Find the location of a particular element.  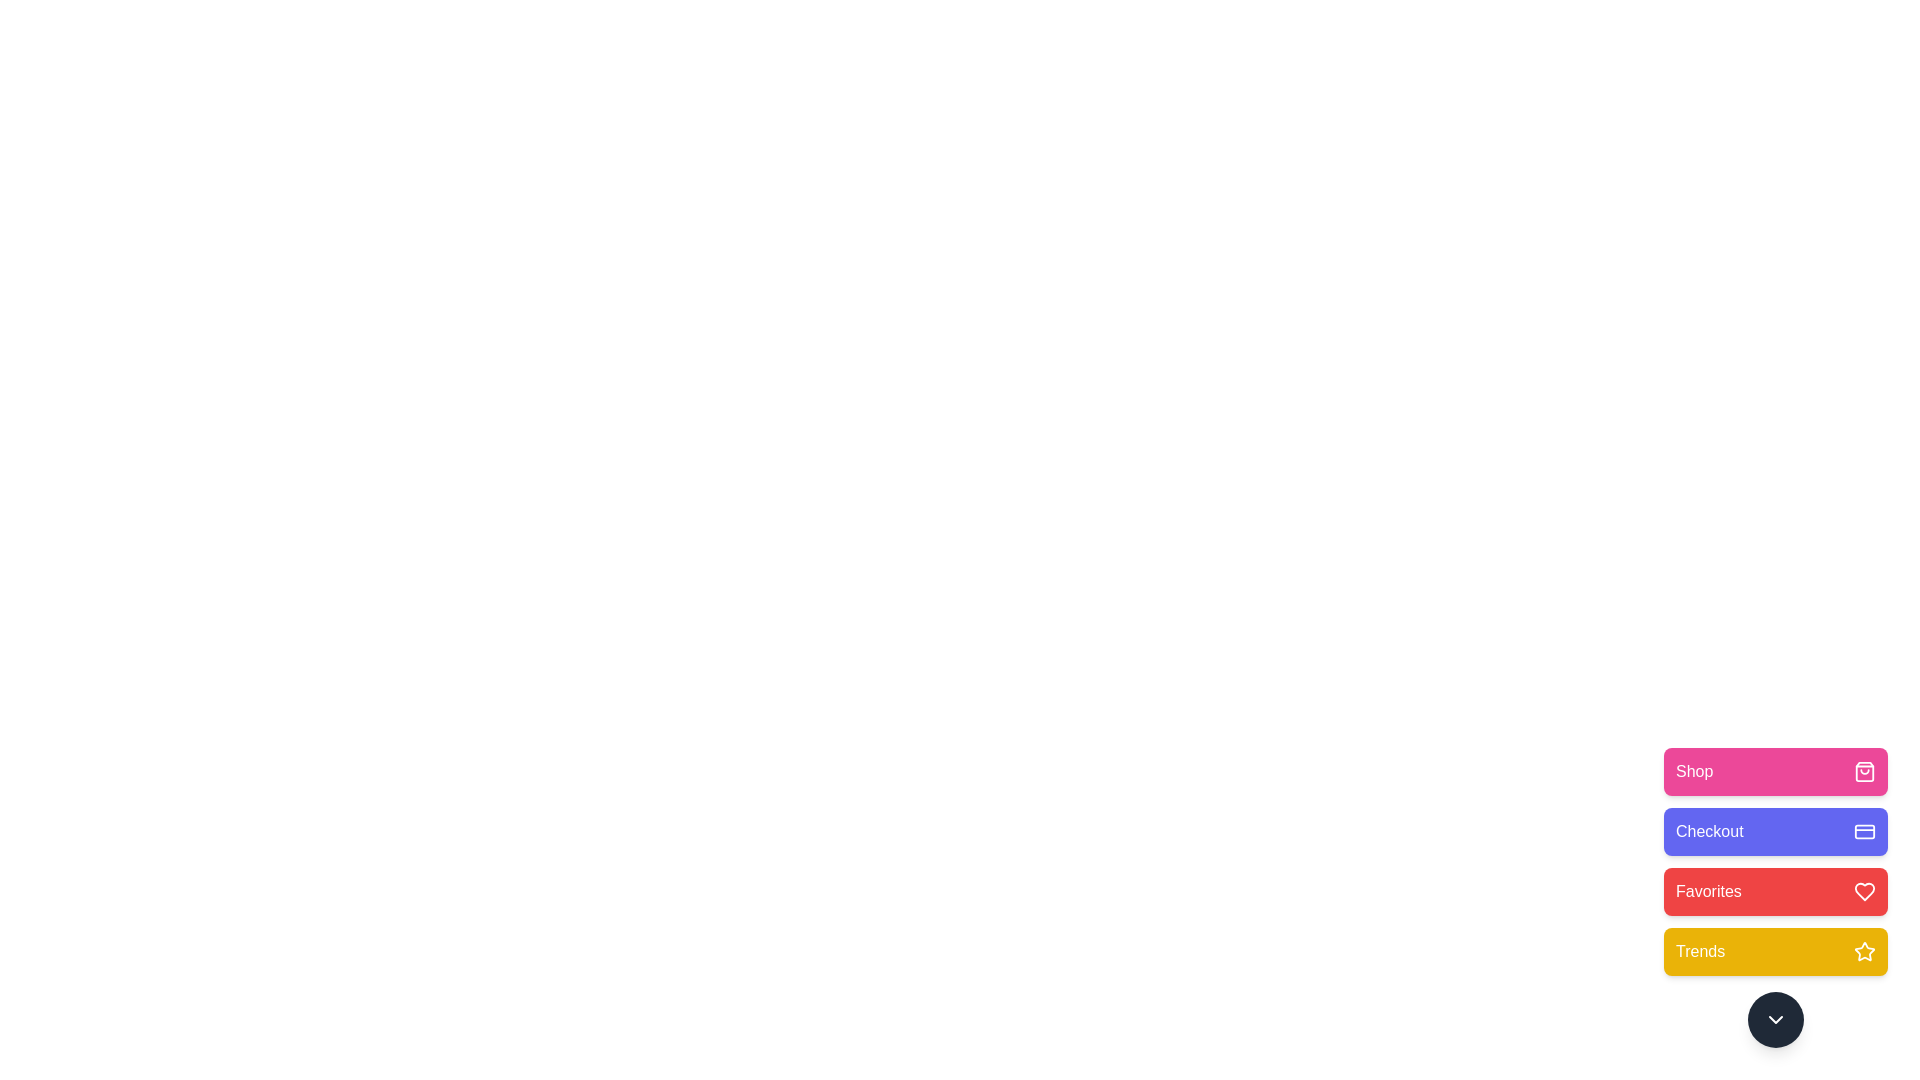

the menu option Shop by clicking the corresponding button is located at coordinates (1776, 770).